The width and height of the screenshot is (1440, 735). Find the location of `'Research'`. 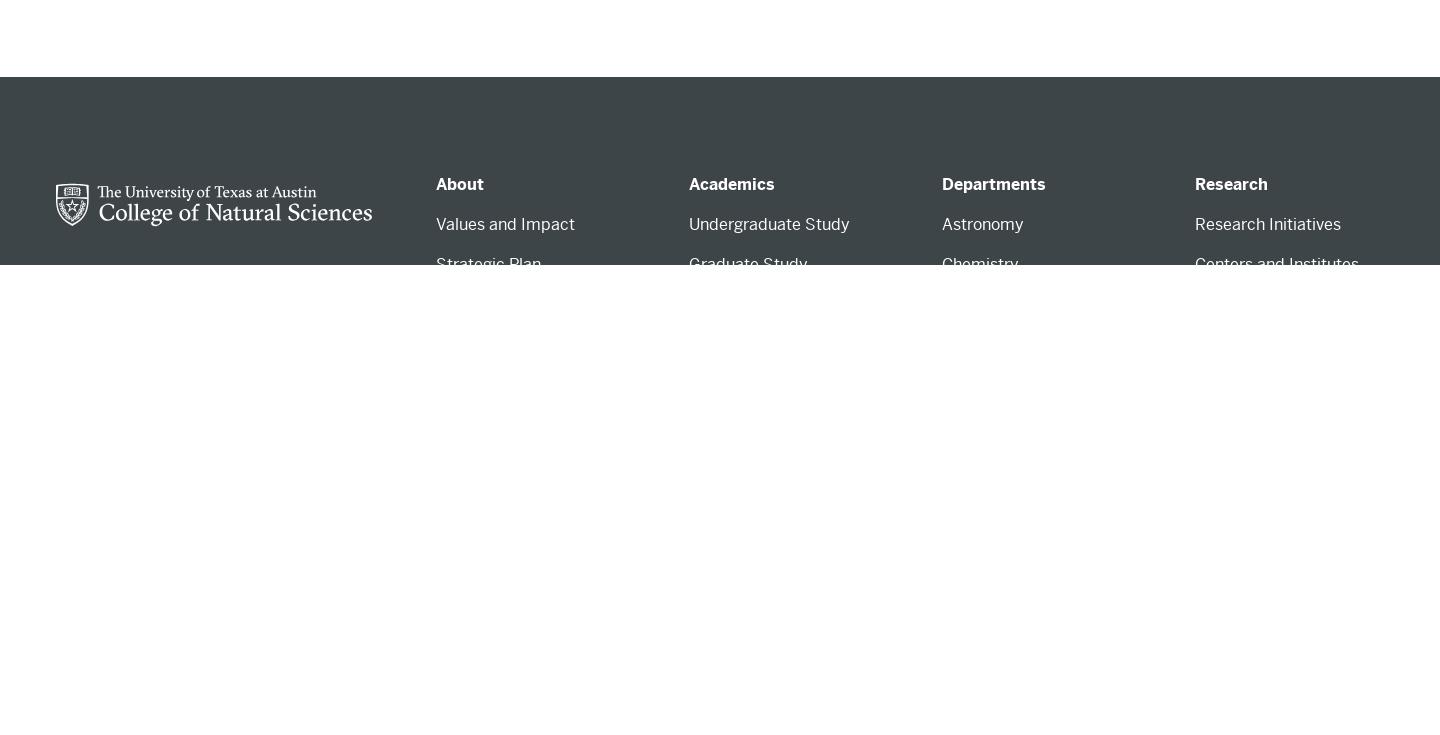

'Research' is located at coordinates (1230, 184).